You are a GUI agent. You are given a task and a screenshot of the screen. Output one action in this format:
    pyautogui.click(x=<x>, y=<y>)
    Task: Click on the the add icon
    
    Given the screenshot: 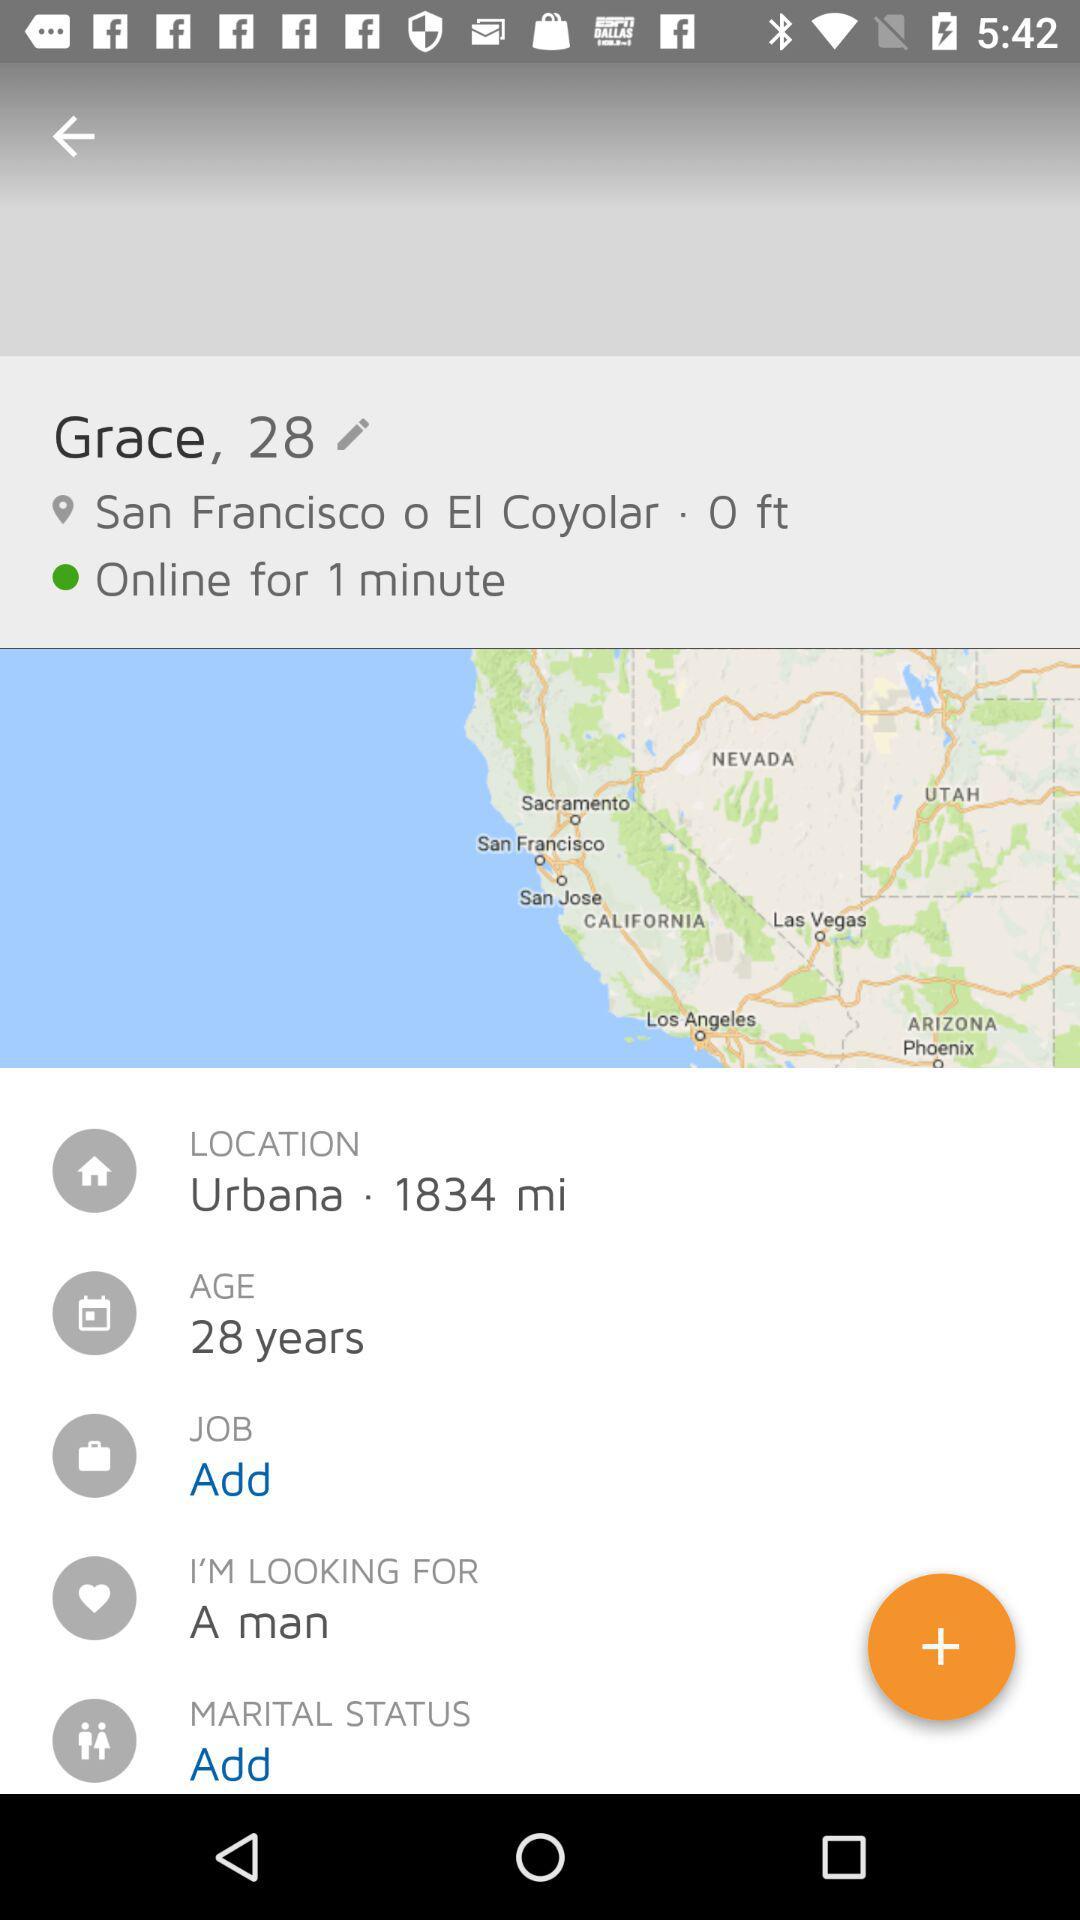 What is the action you would take?
    pyautogui.click(x=941, y=1654)
    